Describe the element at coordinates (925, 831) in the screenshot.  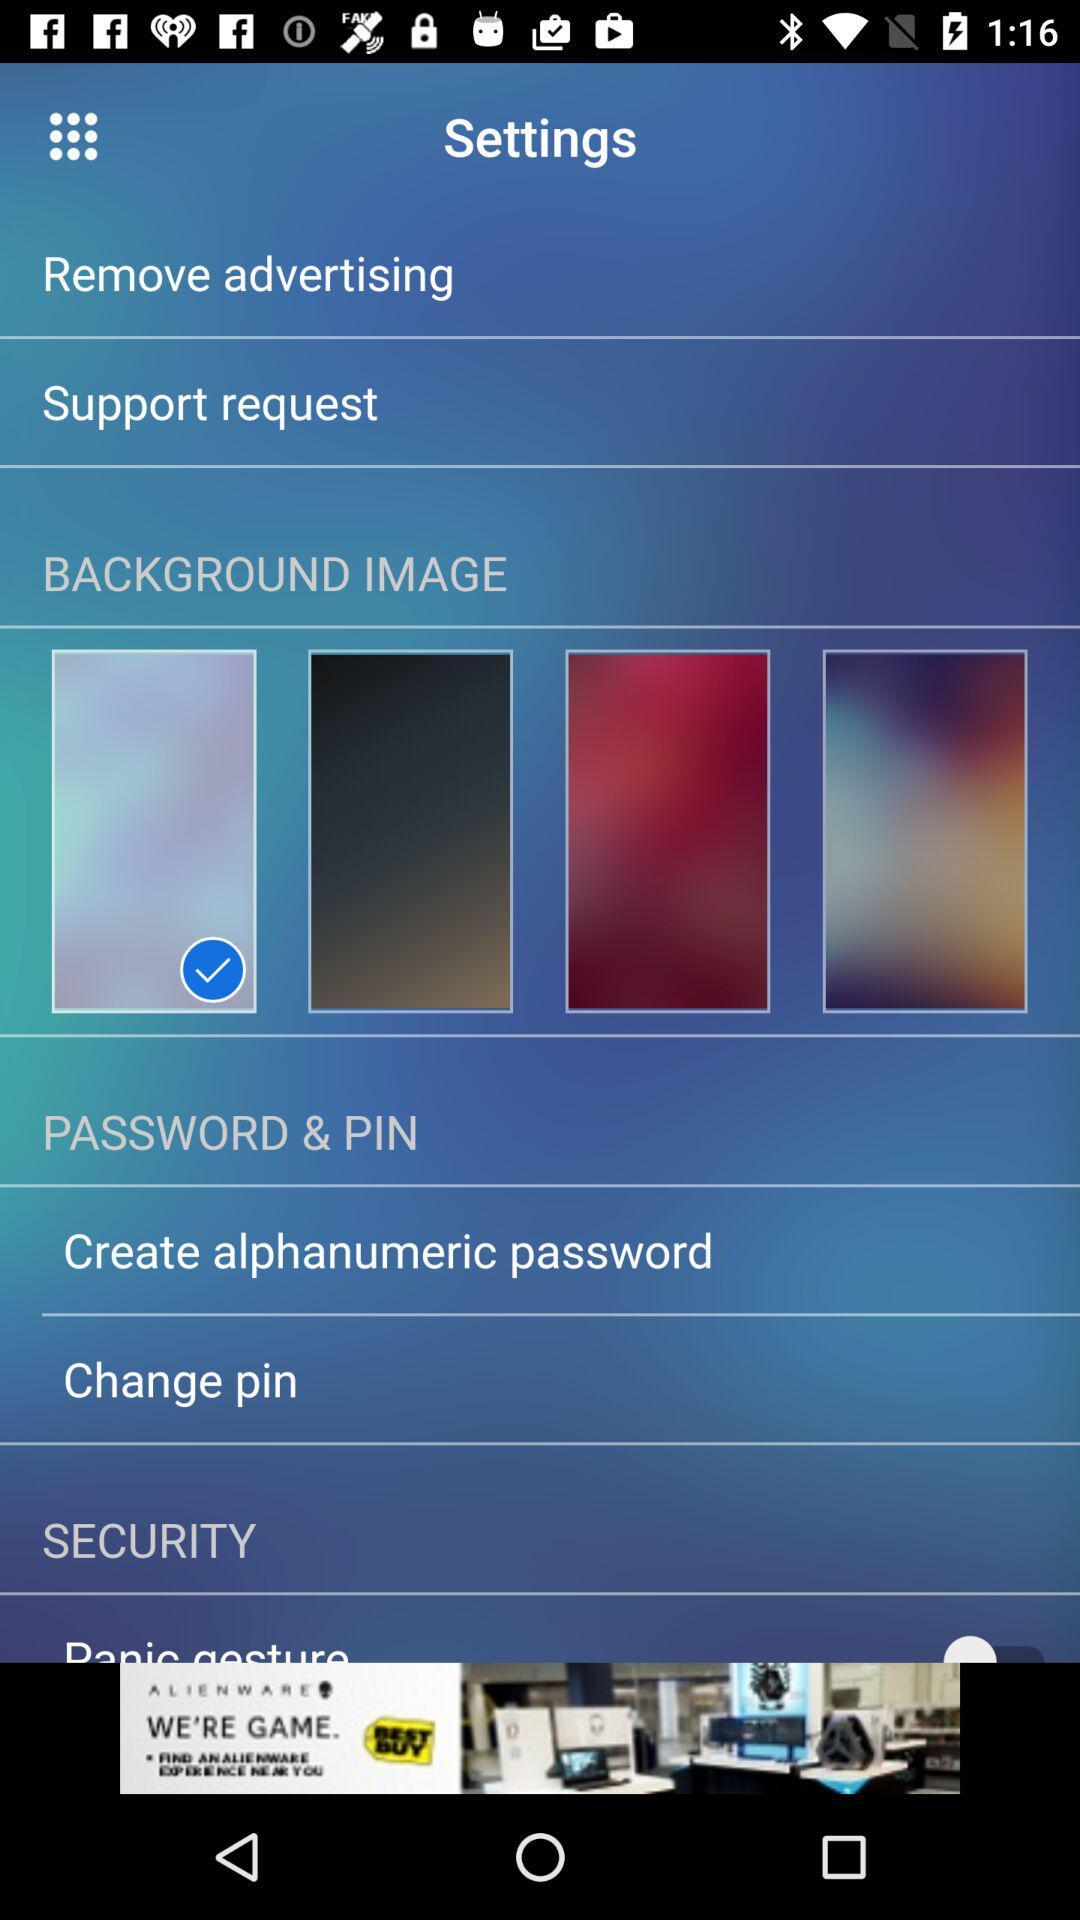
I see `set the background image` at that location.